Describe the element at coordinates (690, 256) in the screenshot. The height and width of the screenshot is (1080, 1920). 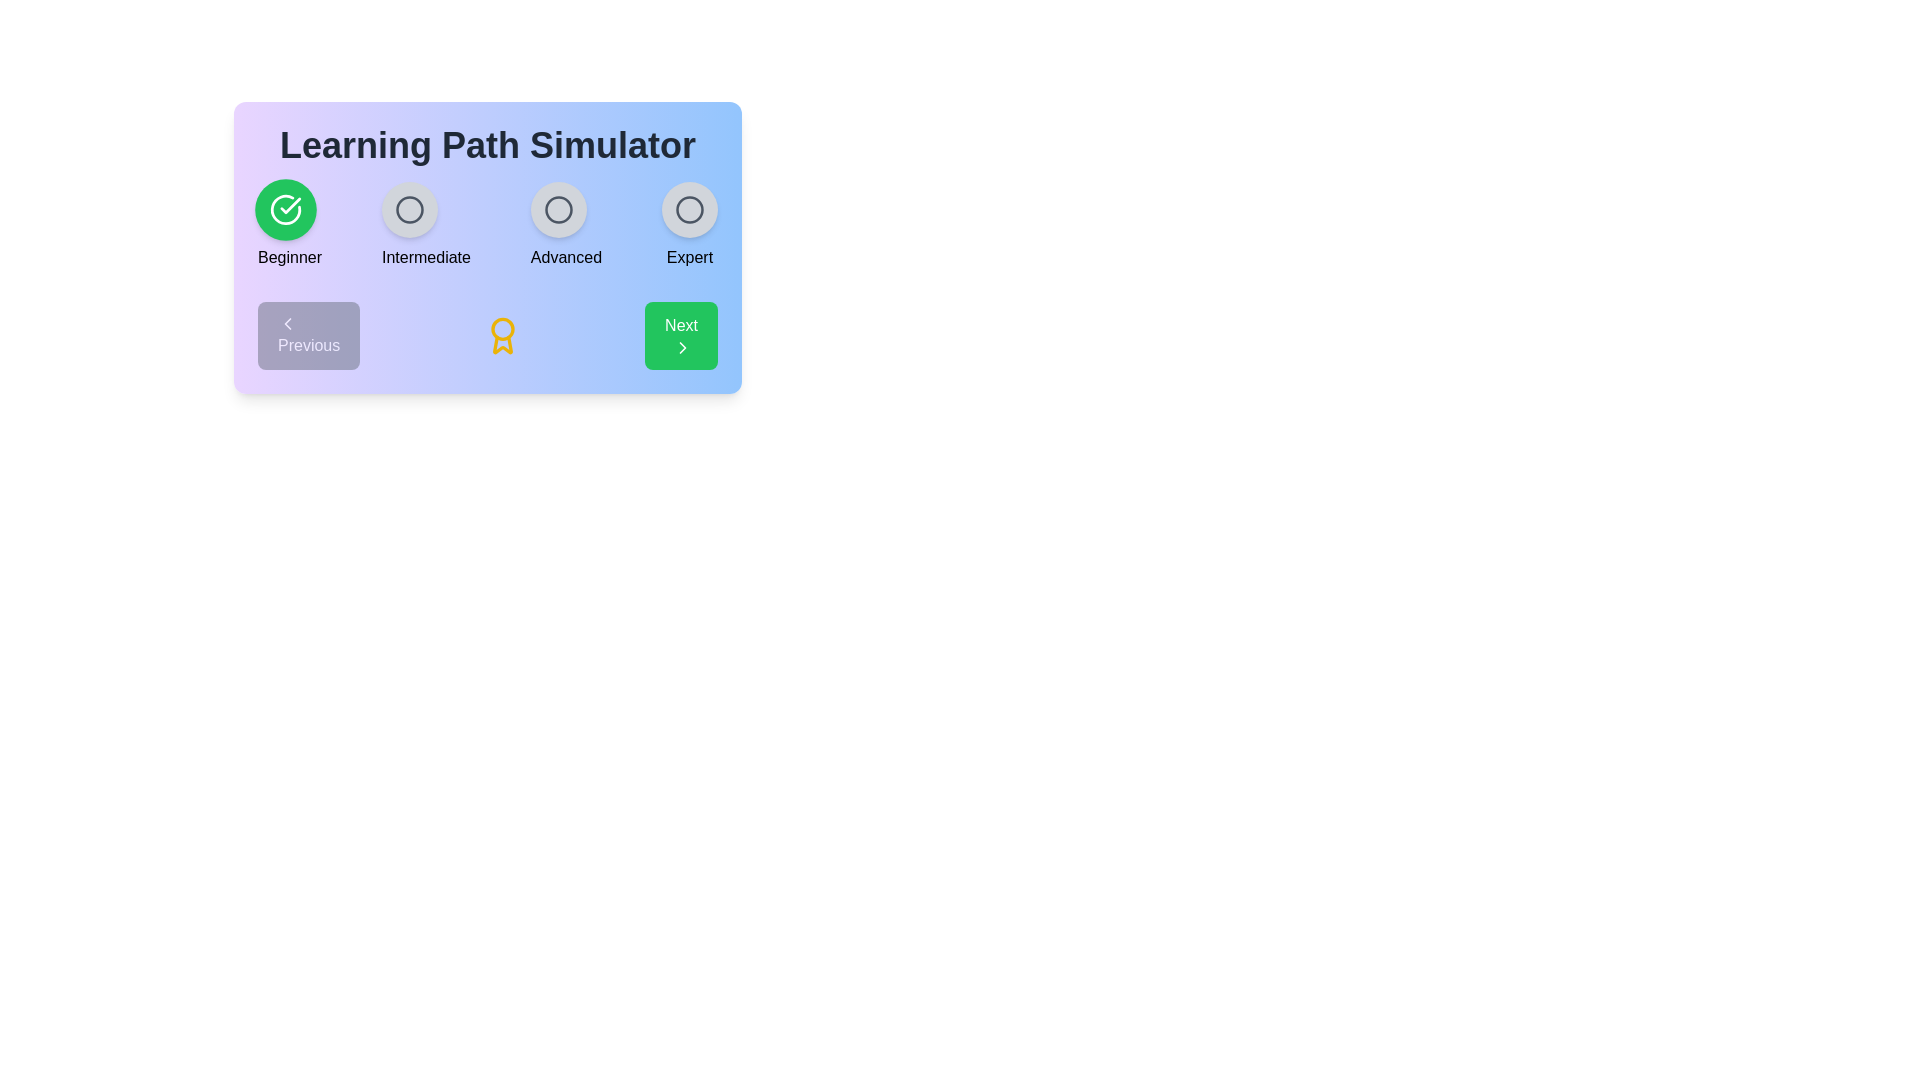
I see `the 'Expert' level Text Label, which is the fourth label in a horizontal list of four labels` at that location.